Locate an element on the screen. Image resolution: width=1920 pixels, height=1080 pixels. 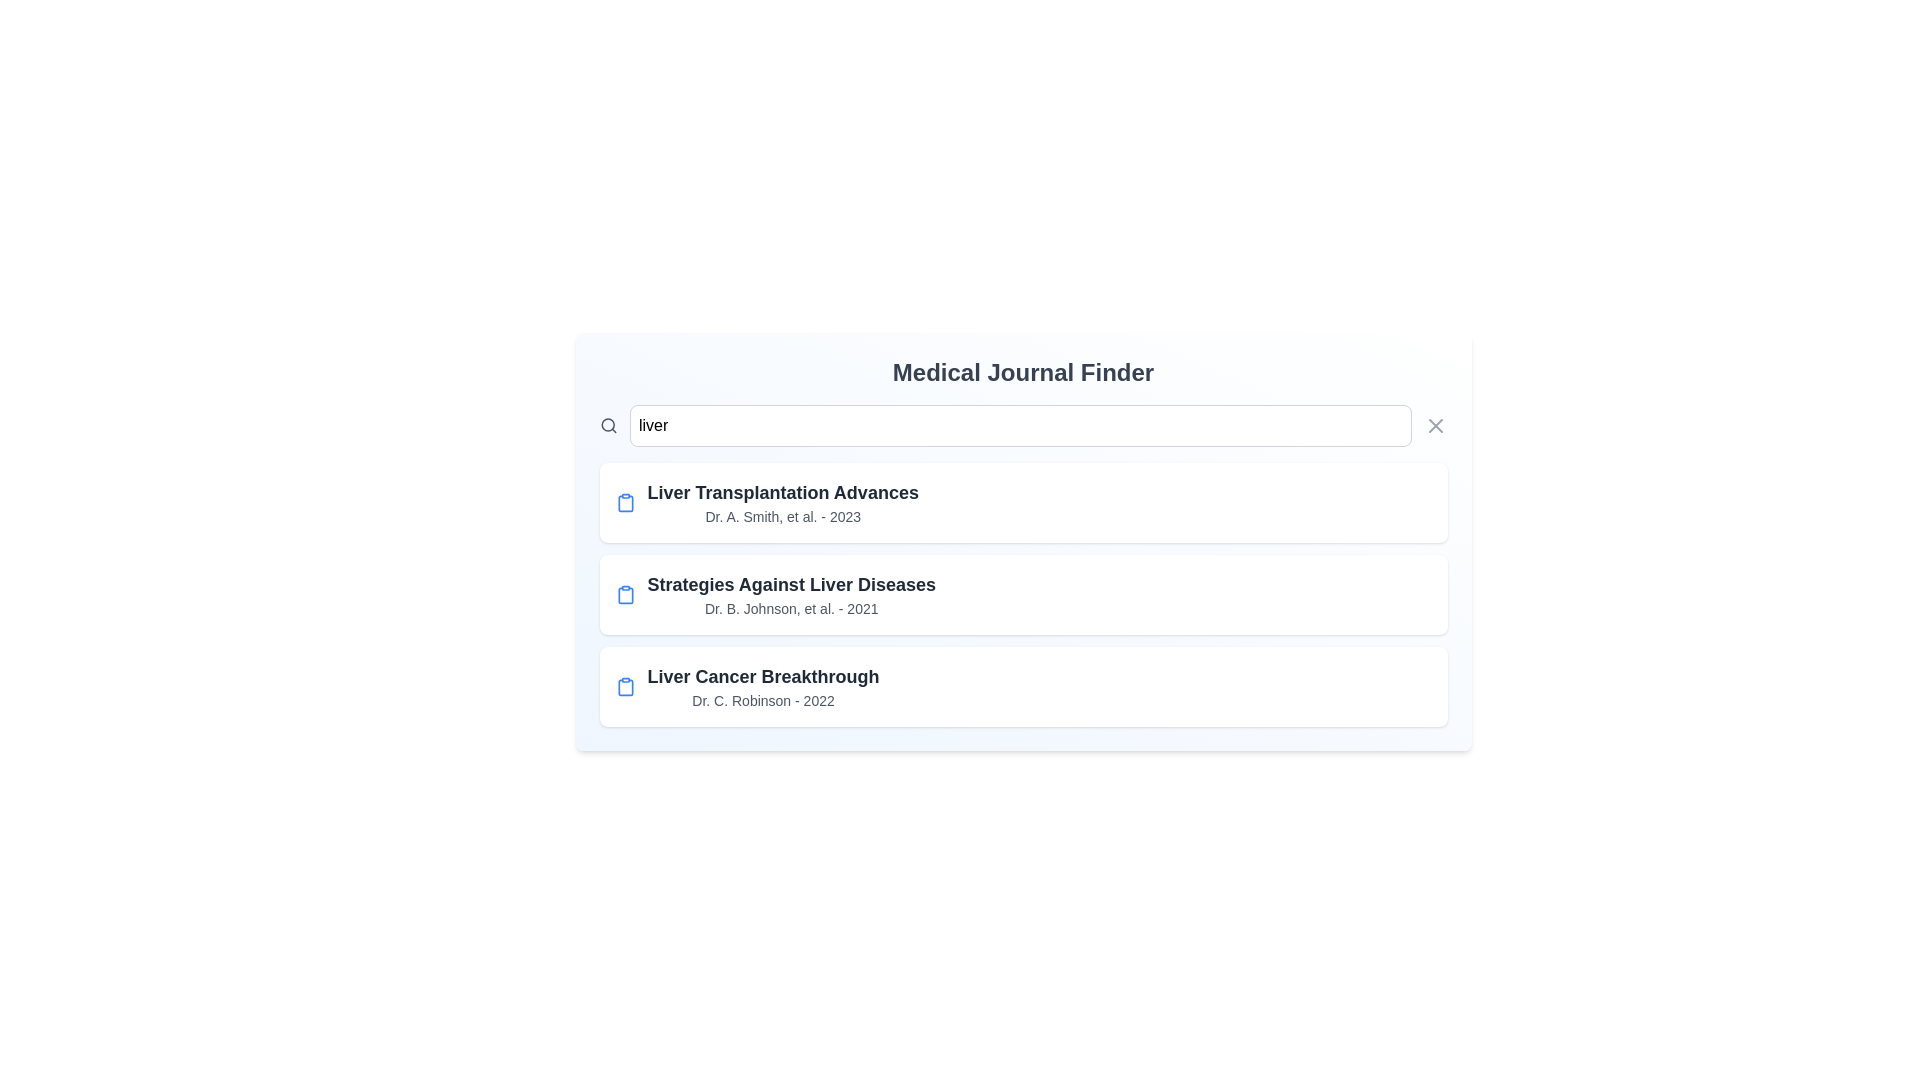
the red cross icon used to clear the input field in the 'Medical Journal Finder' application is located at coordinates (1434, 424).